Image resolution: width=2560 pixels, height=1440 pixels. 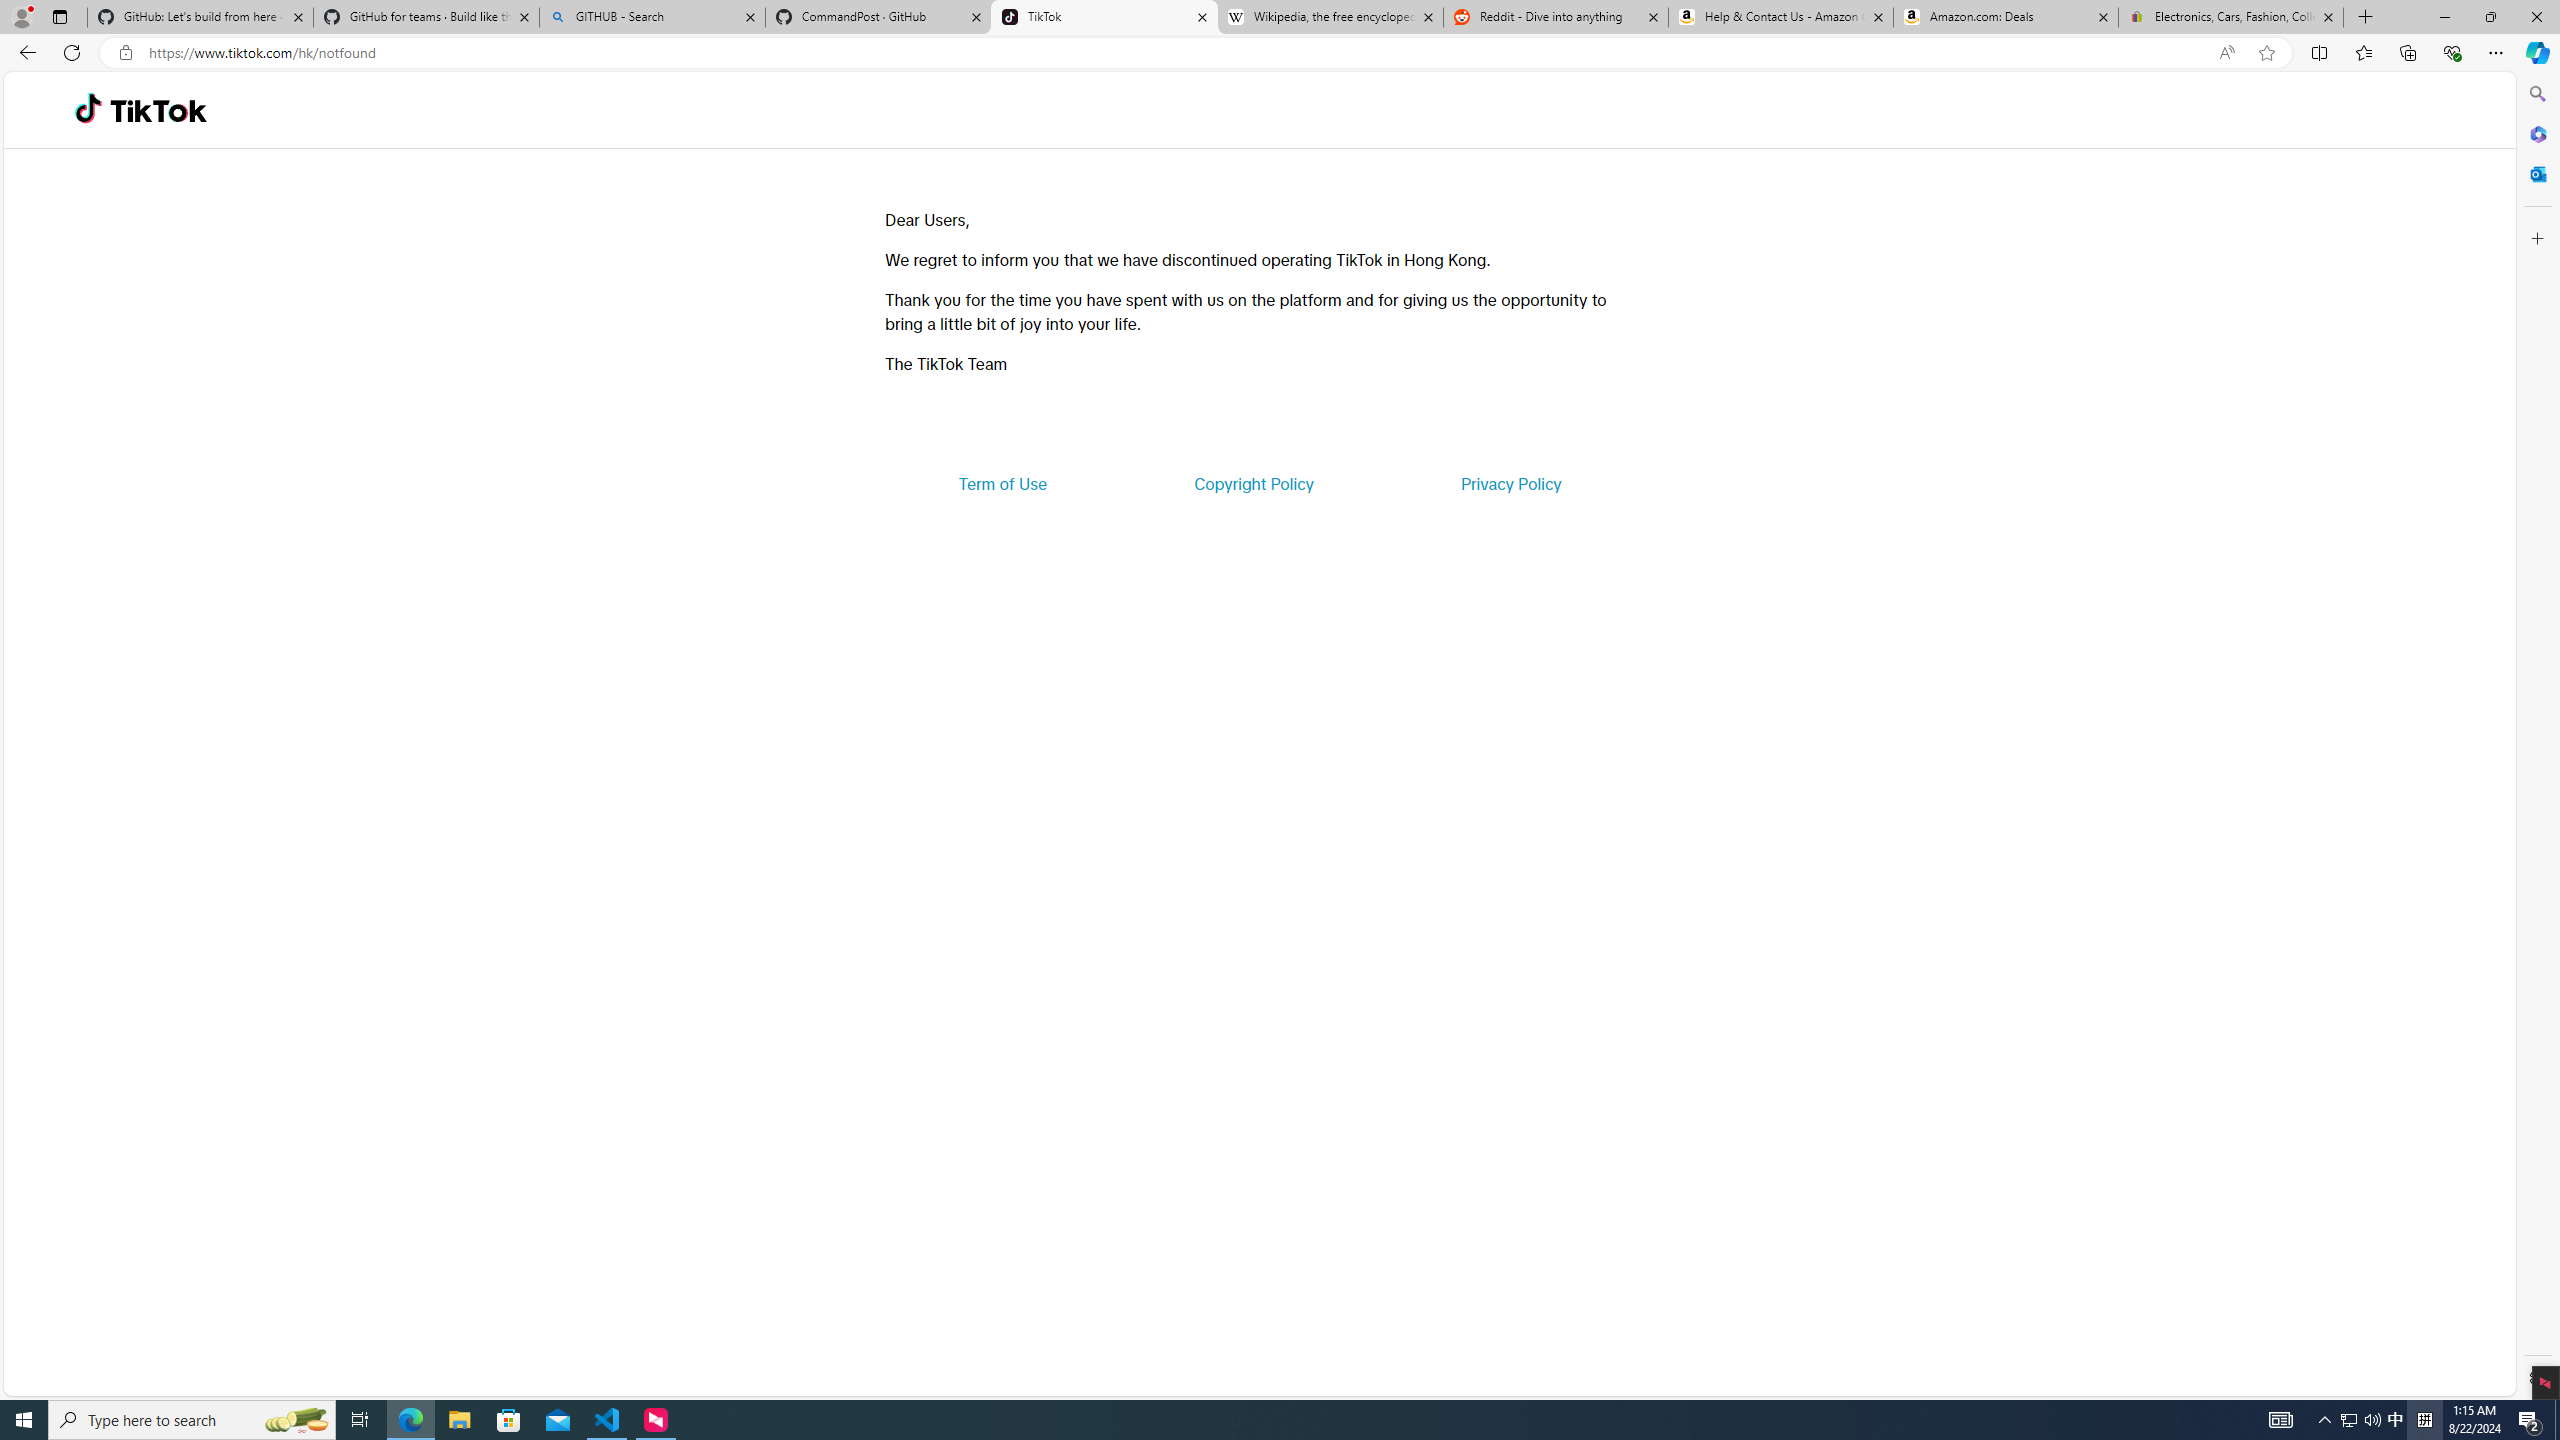 What do you see at coordinates (1509, 482) in the screenshot?
I see `'Privacy Policy'` at bounding box center [1509, 482].